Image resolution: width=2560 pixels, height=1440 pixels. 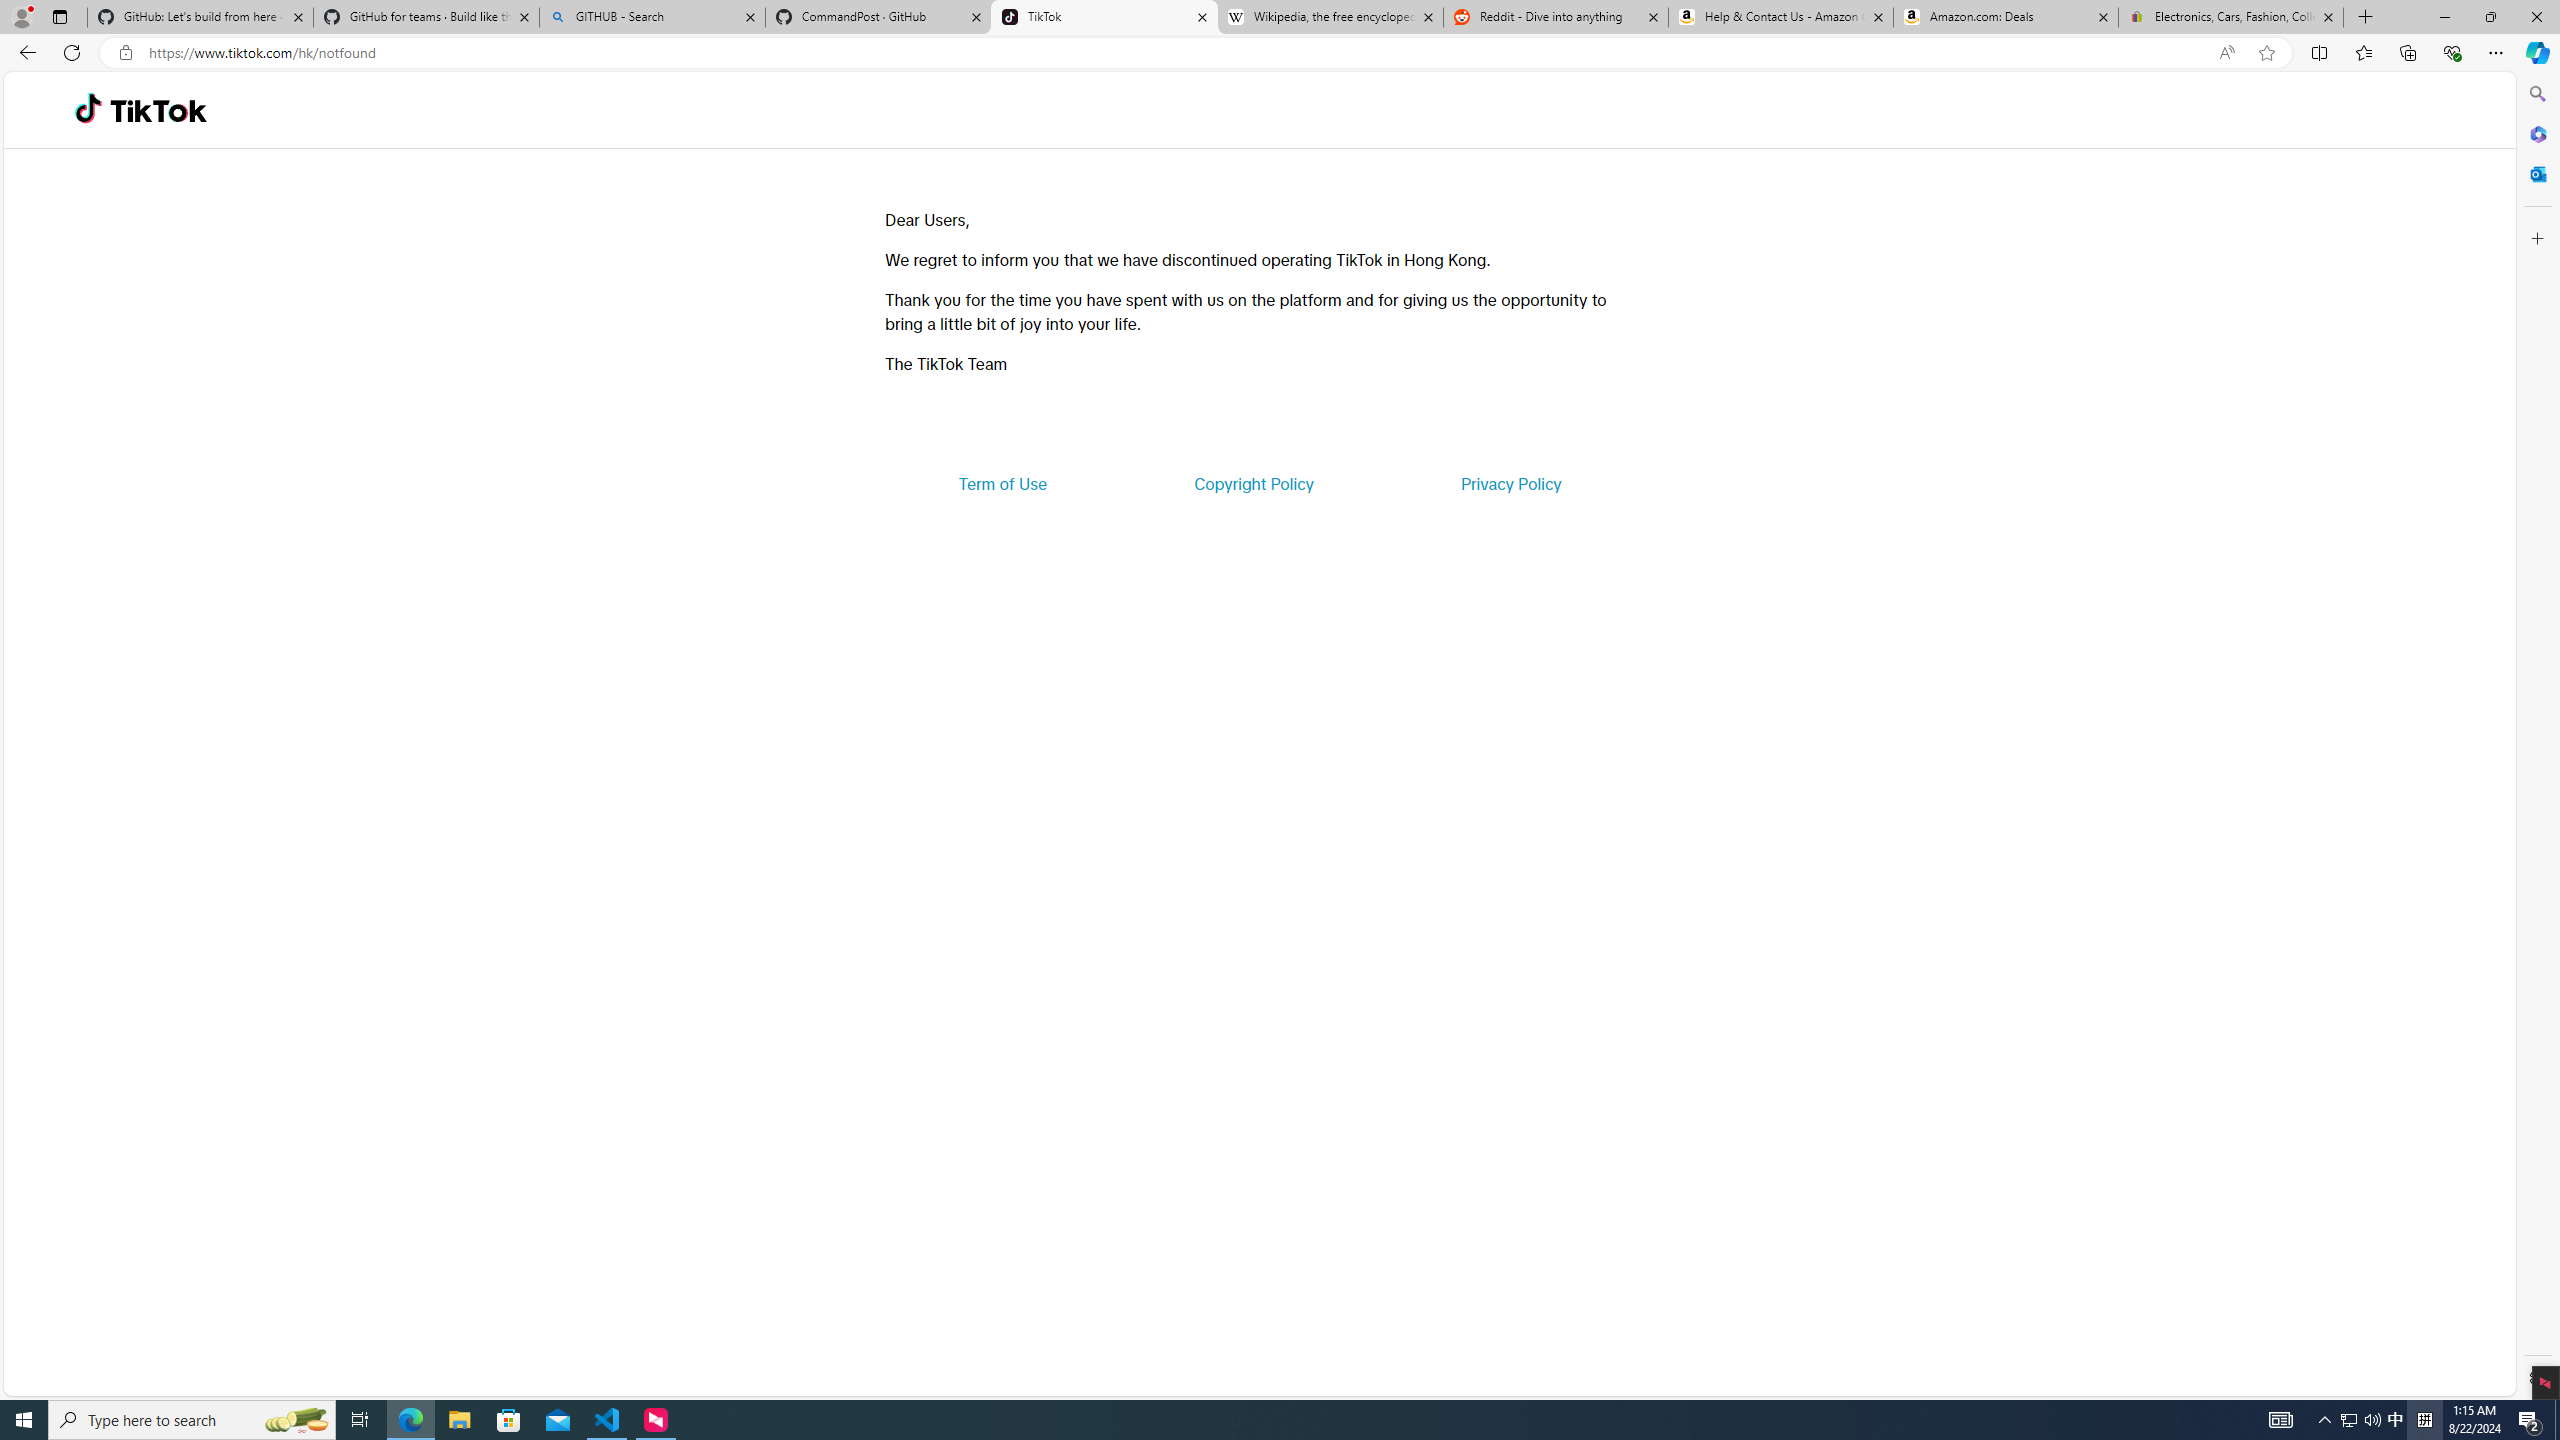 What do you see at coordinates (1509, 482) in the screenshot?
I see `'Privacy Policy'` at bounding box center [1509, 482].